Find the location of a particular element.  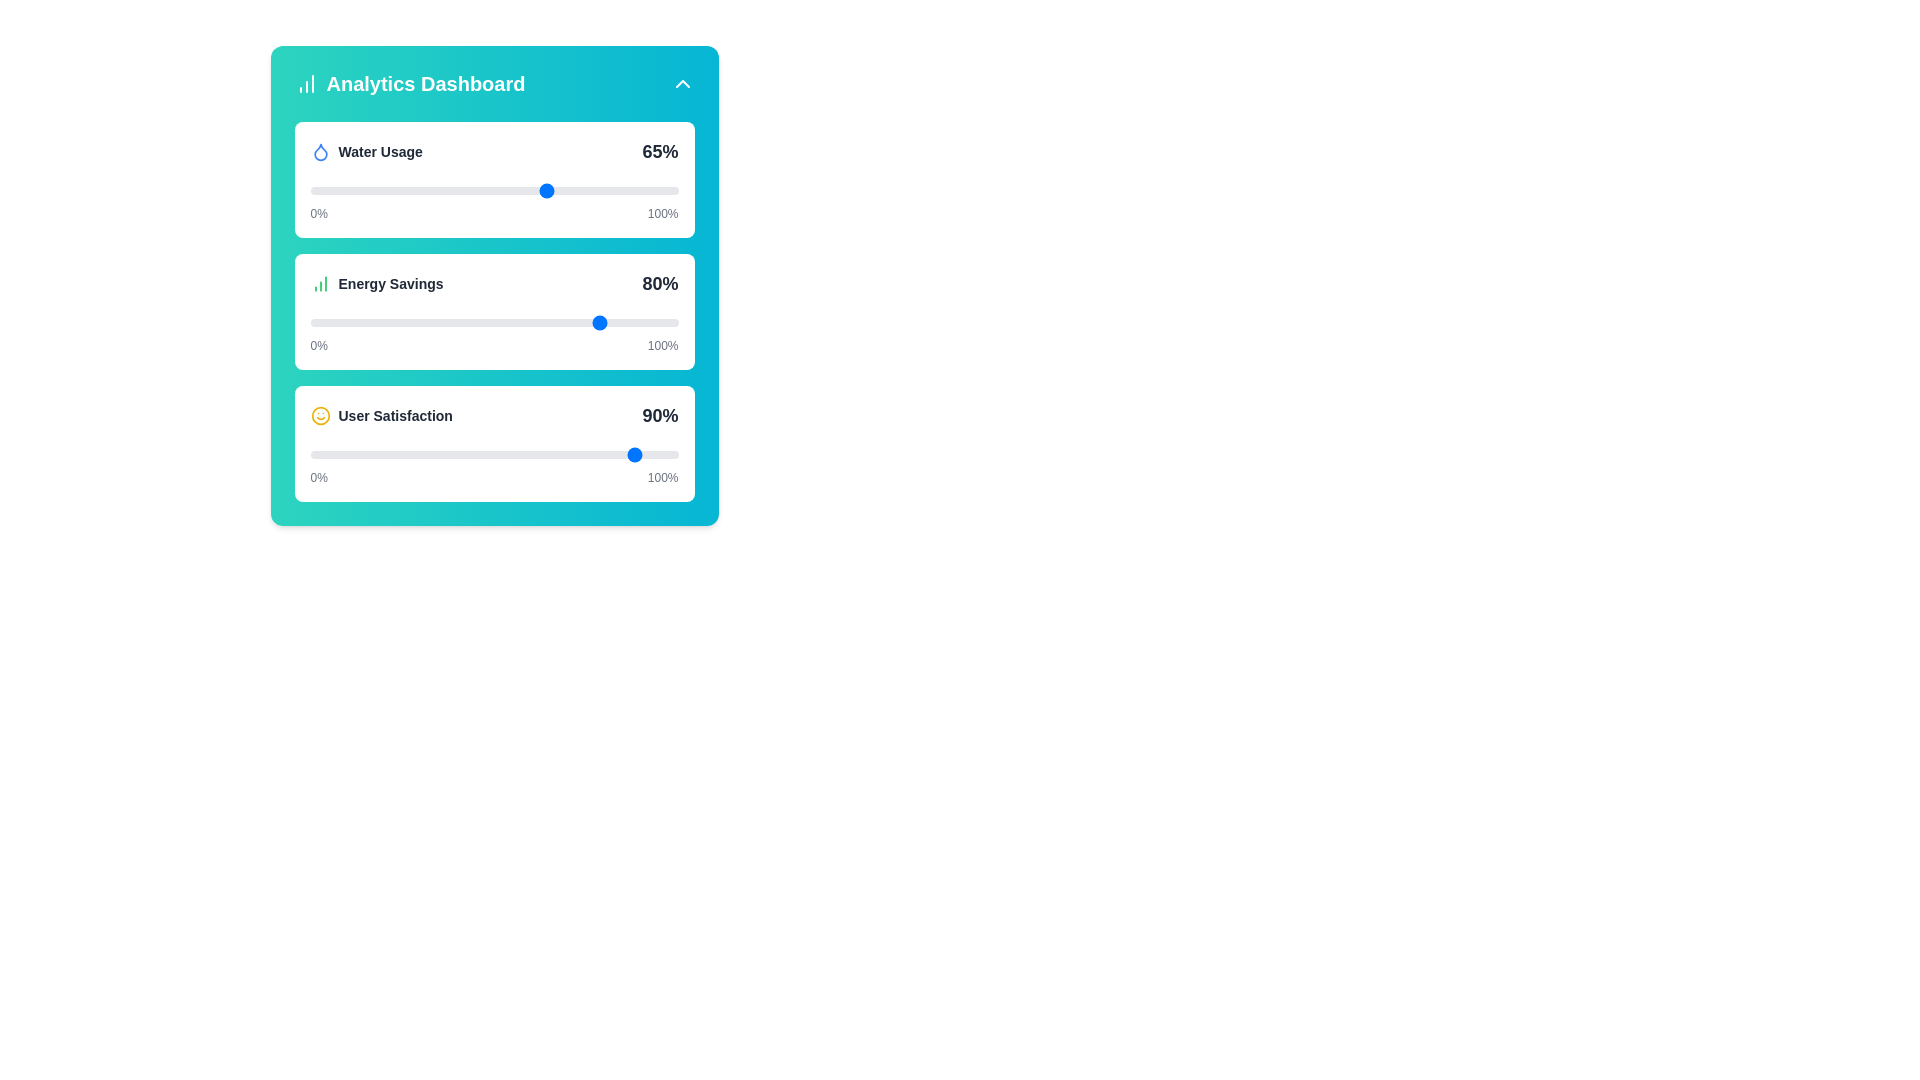

User Satisfaction is located at coordinates (408, 455).